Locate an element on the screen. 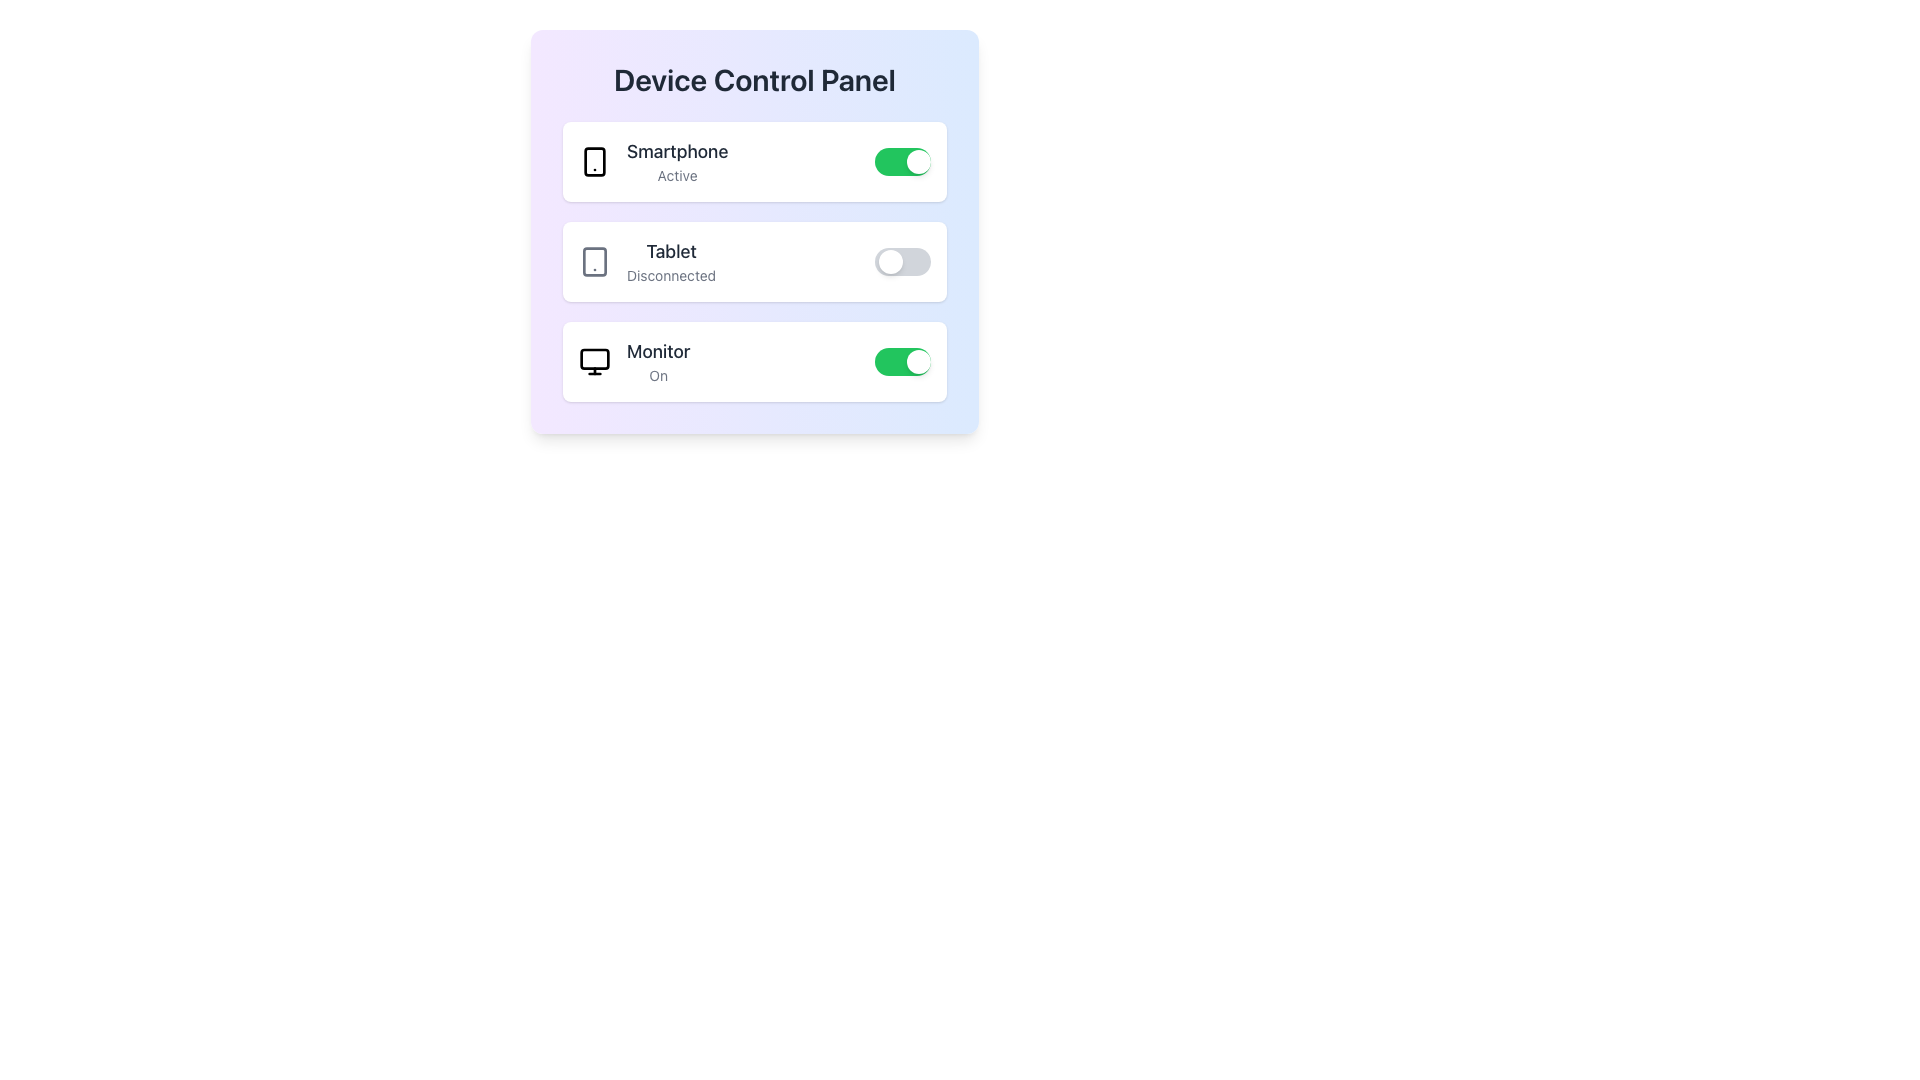 Image resolution: width=1920 pixels, height=1080 pixels. the text label that displays 'Disconnected,' which is styled in a small light gray font and located below the 'Tablet' label in the 'Device Control Panel.' is located at coordinates (671, 276).